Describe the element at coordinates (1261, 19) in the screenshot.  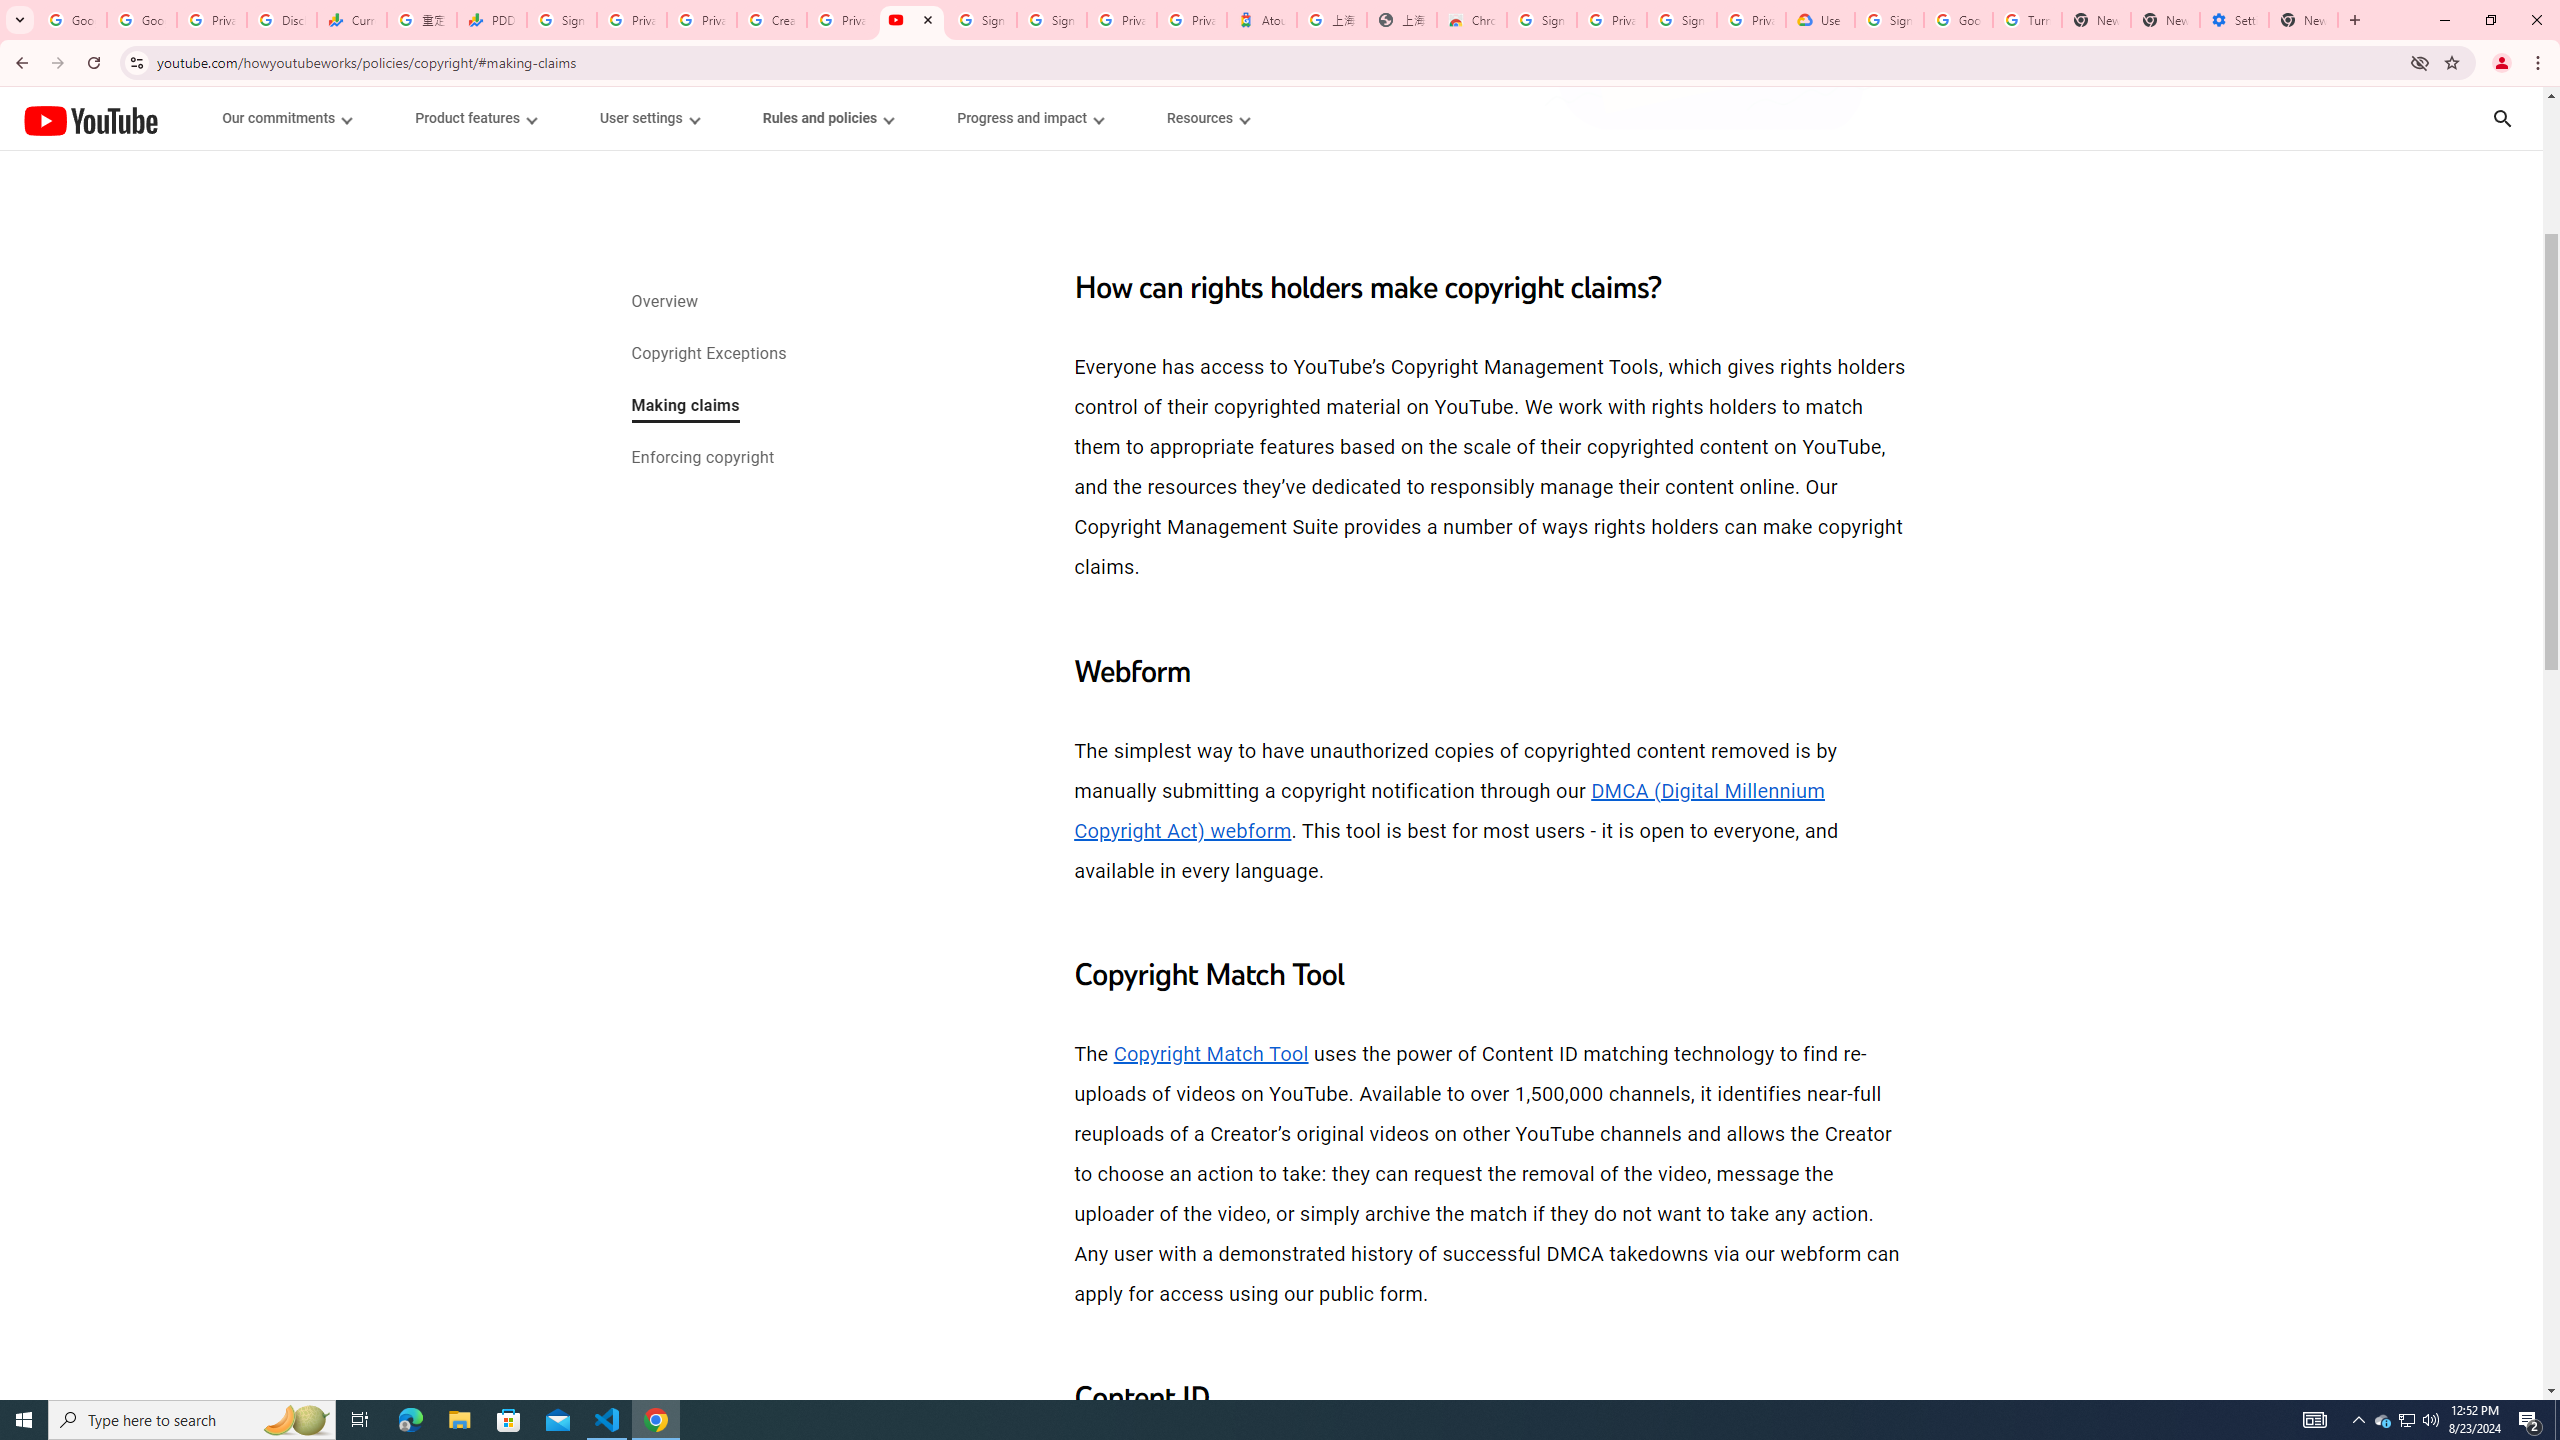
I see `'Atour Hotel - Google hotels'` at that location.